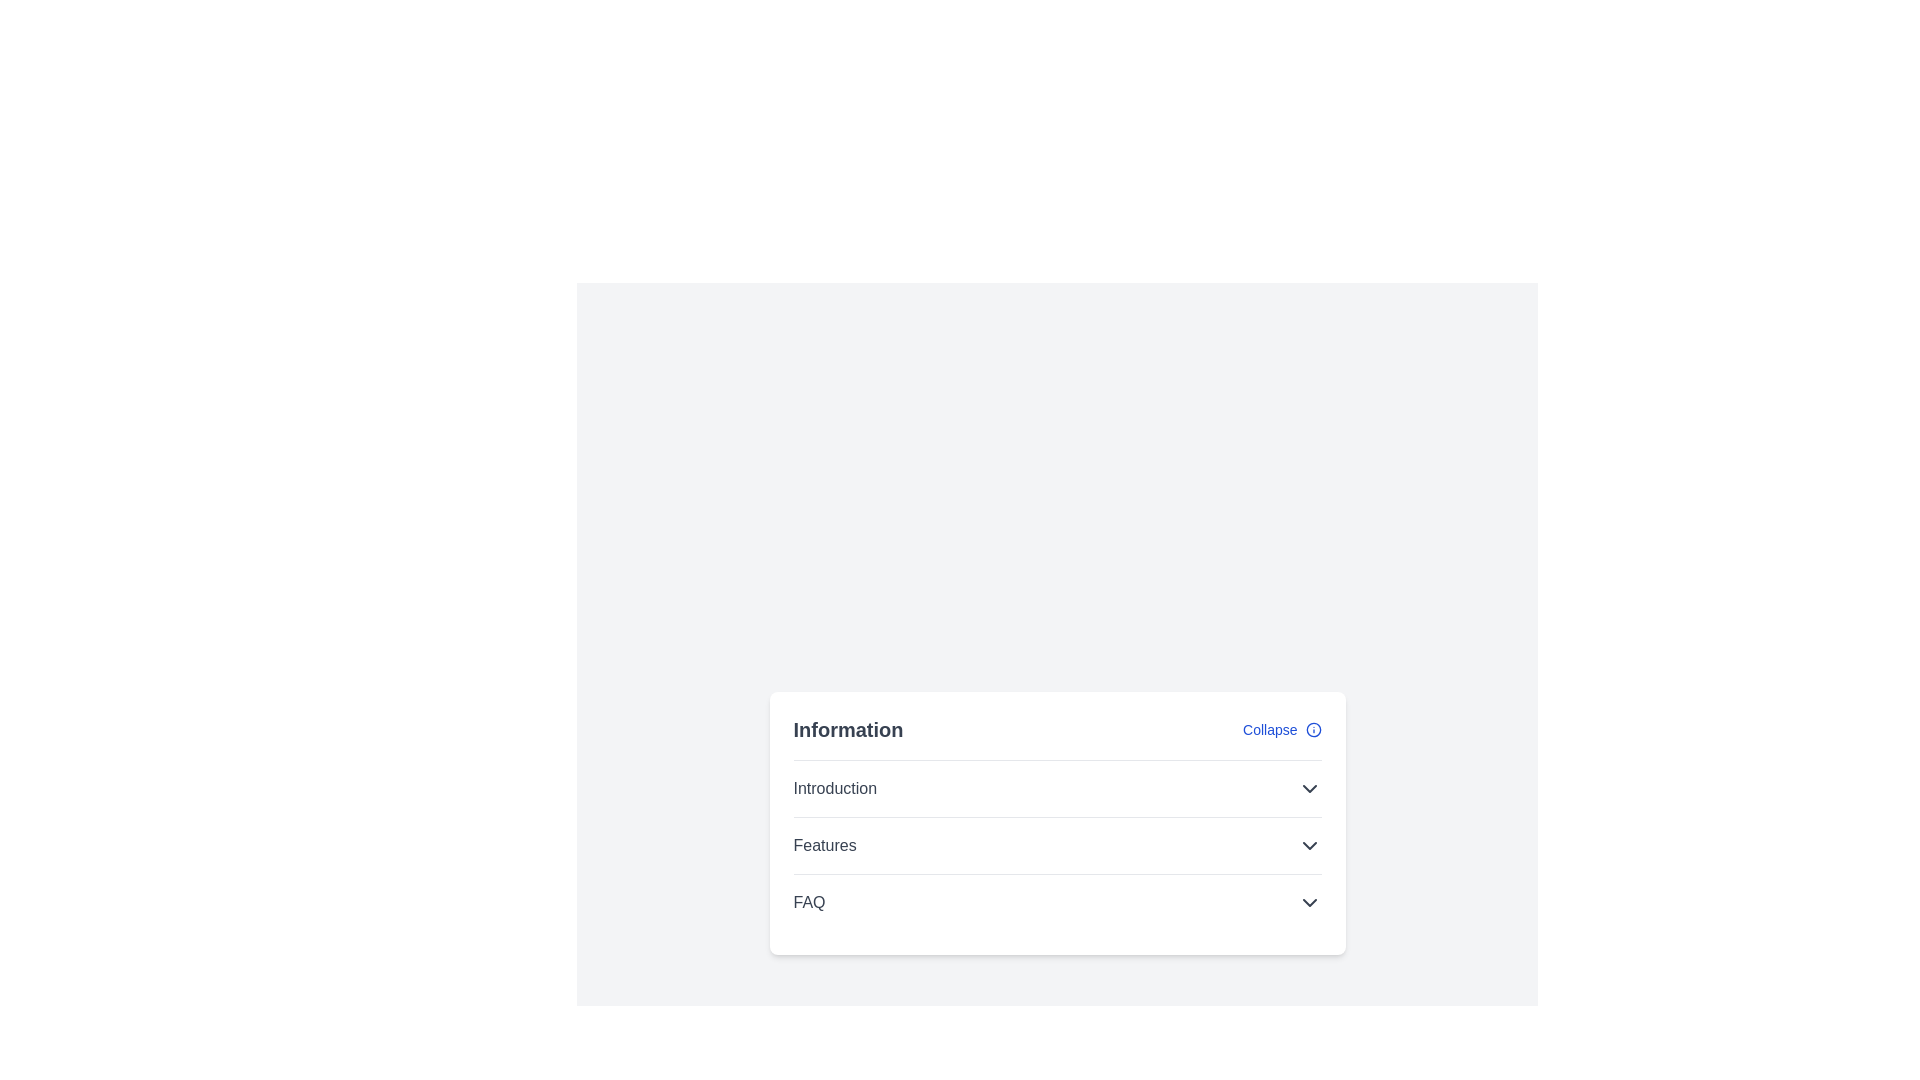  What do you see at coordinates (1309, 845) in the screenshot?
I see `the downward-pointing chevron icon at the rightmost end of the 'Features' row` at bounding box center [1309, 845].